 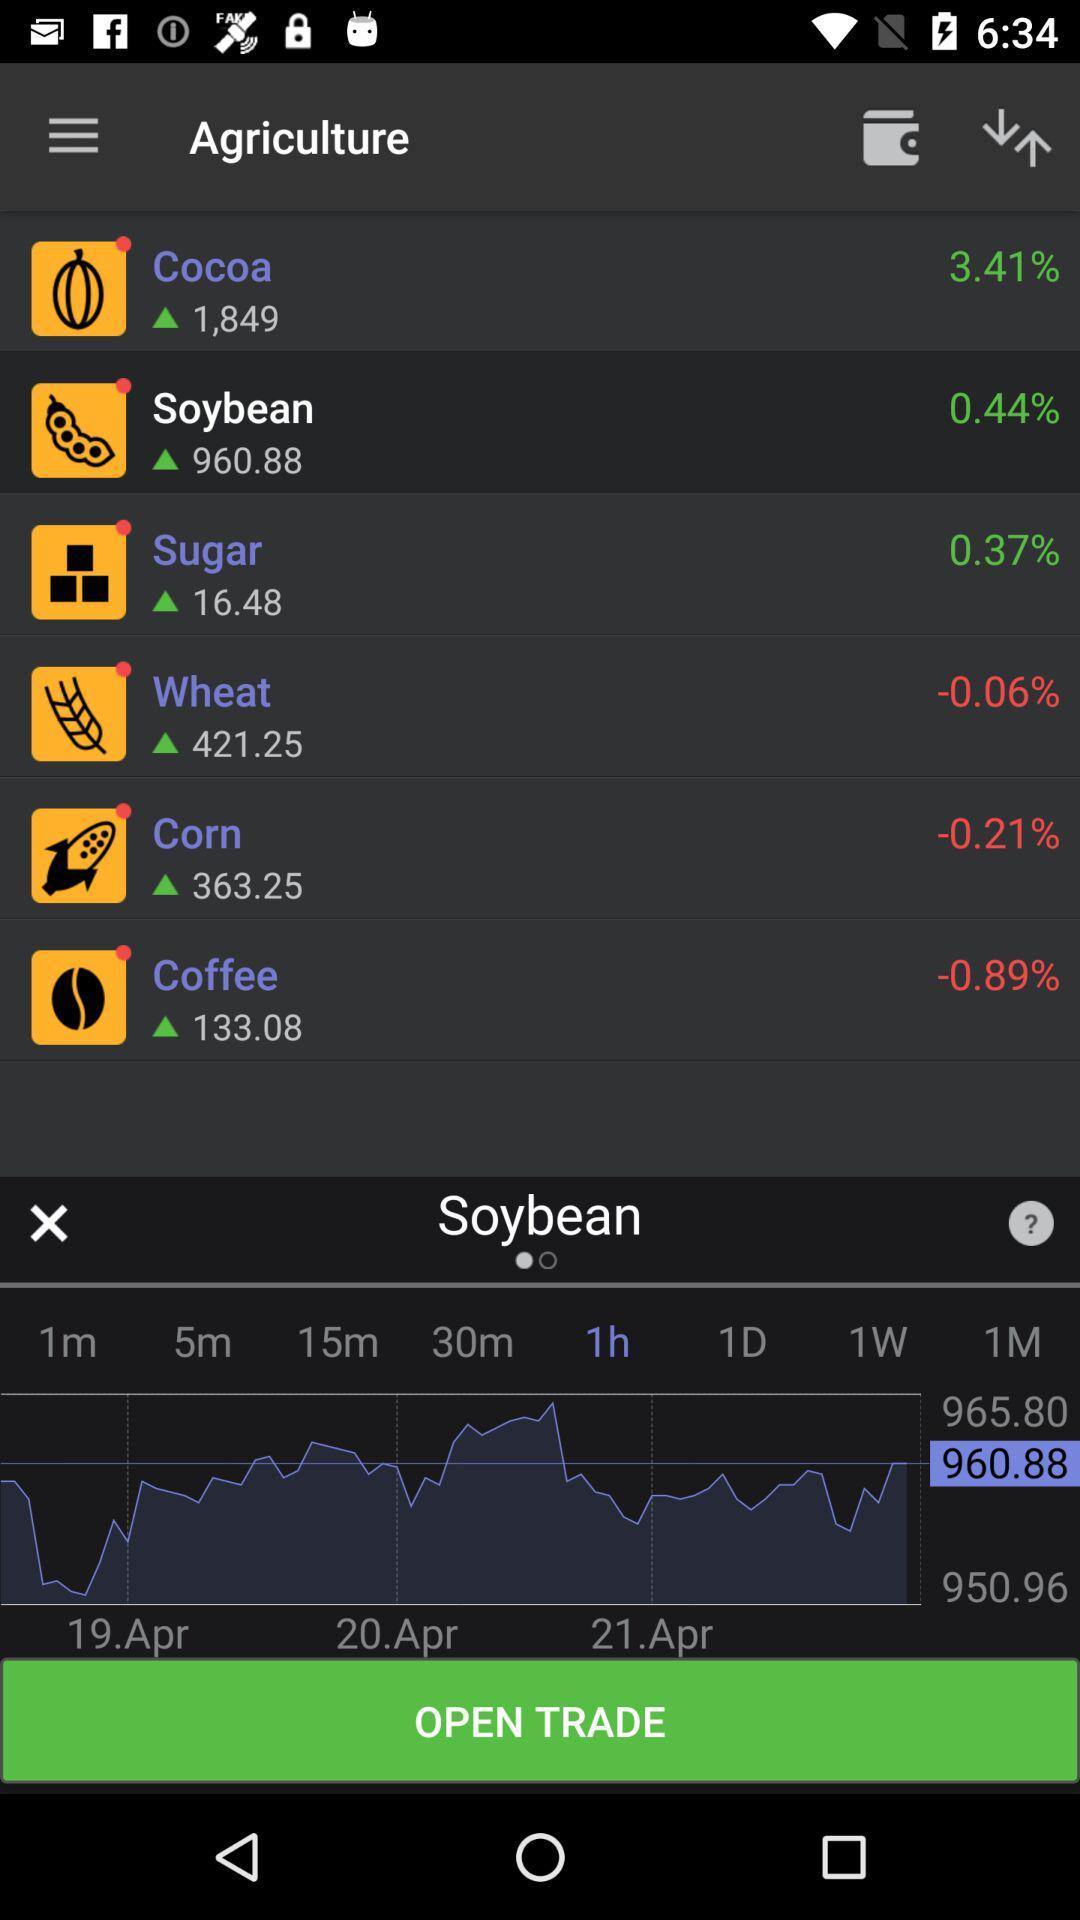 I want to click on exit out, so click(x=47, y=1222).